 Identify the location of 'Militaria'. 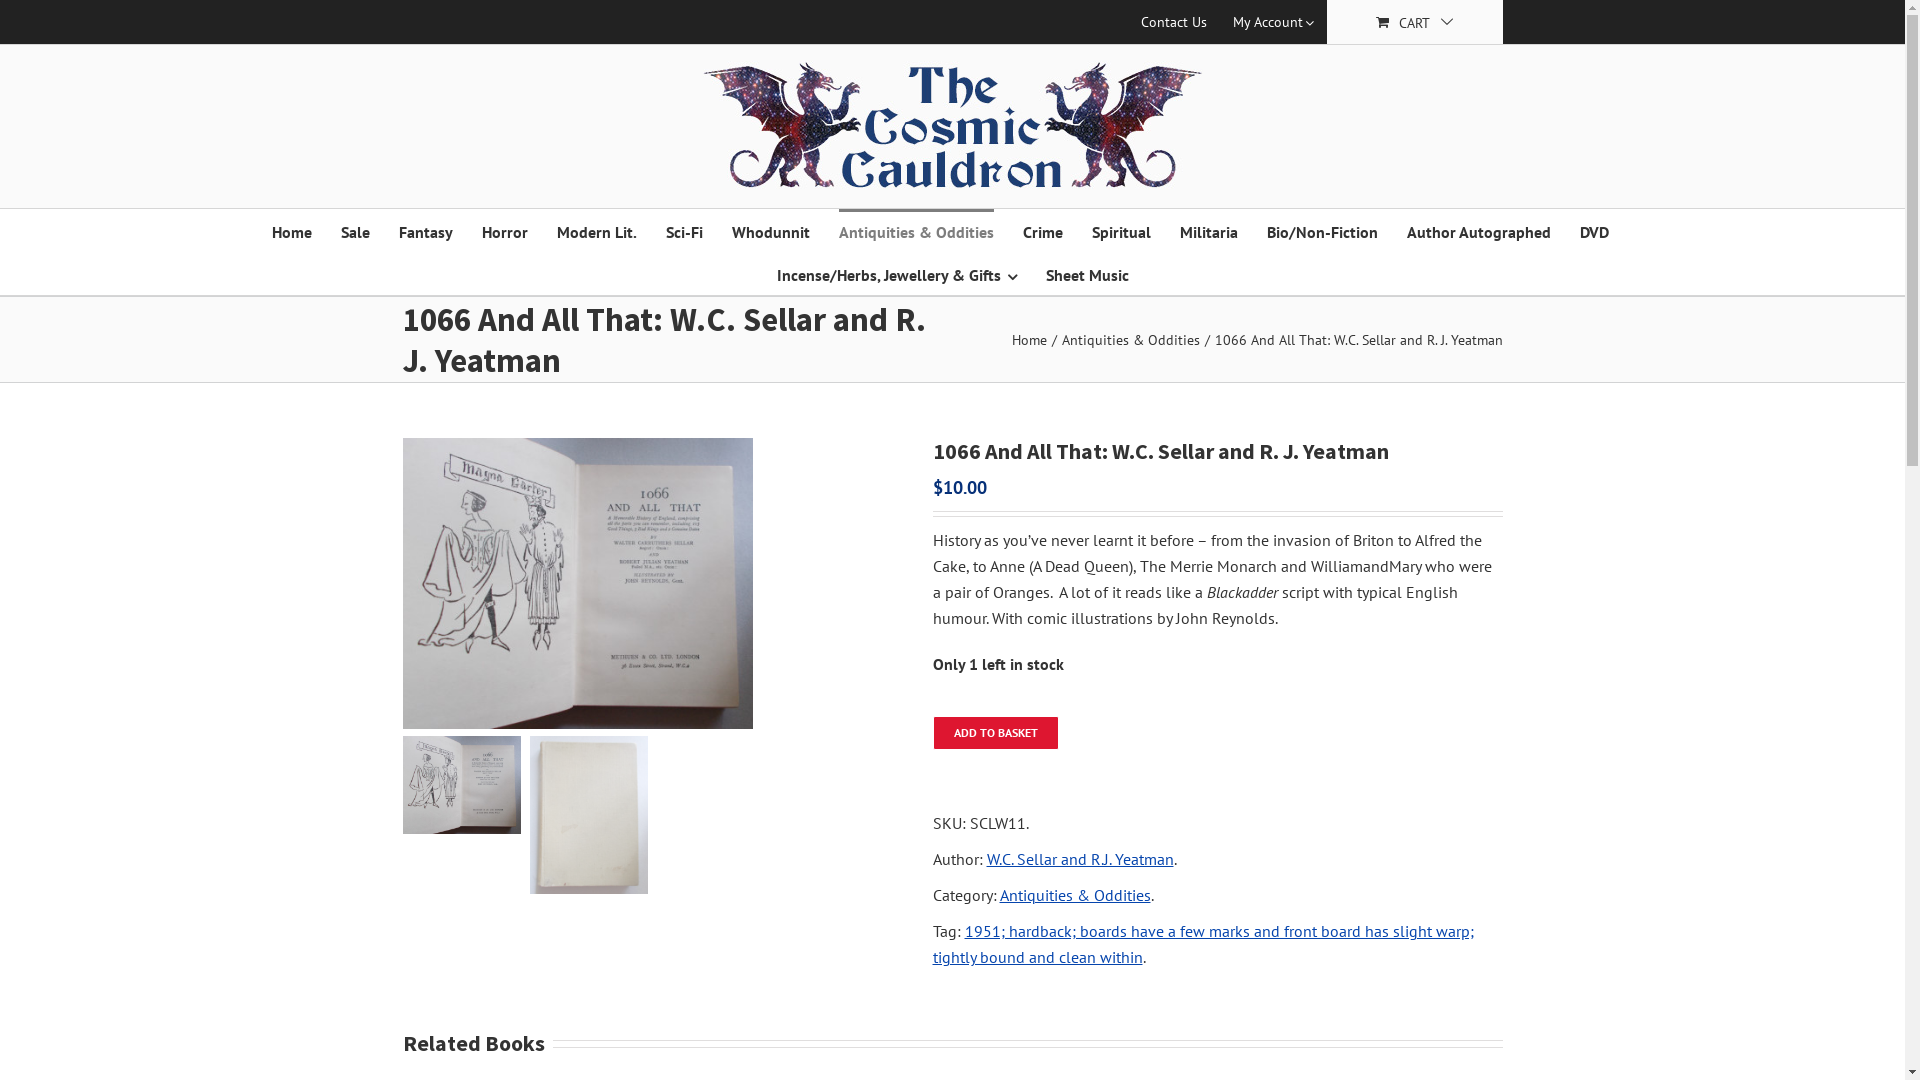
(1208, 229).